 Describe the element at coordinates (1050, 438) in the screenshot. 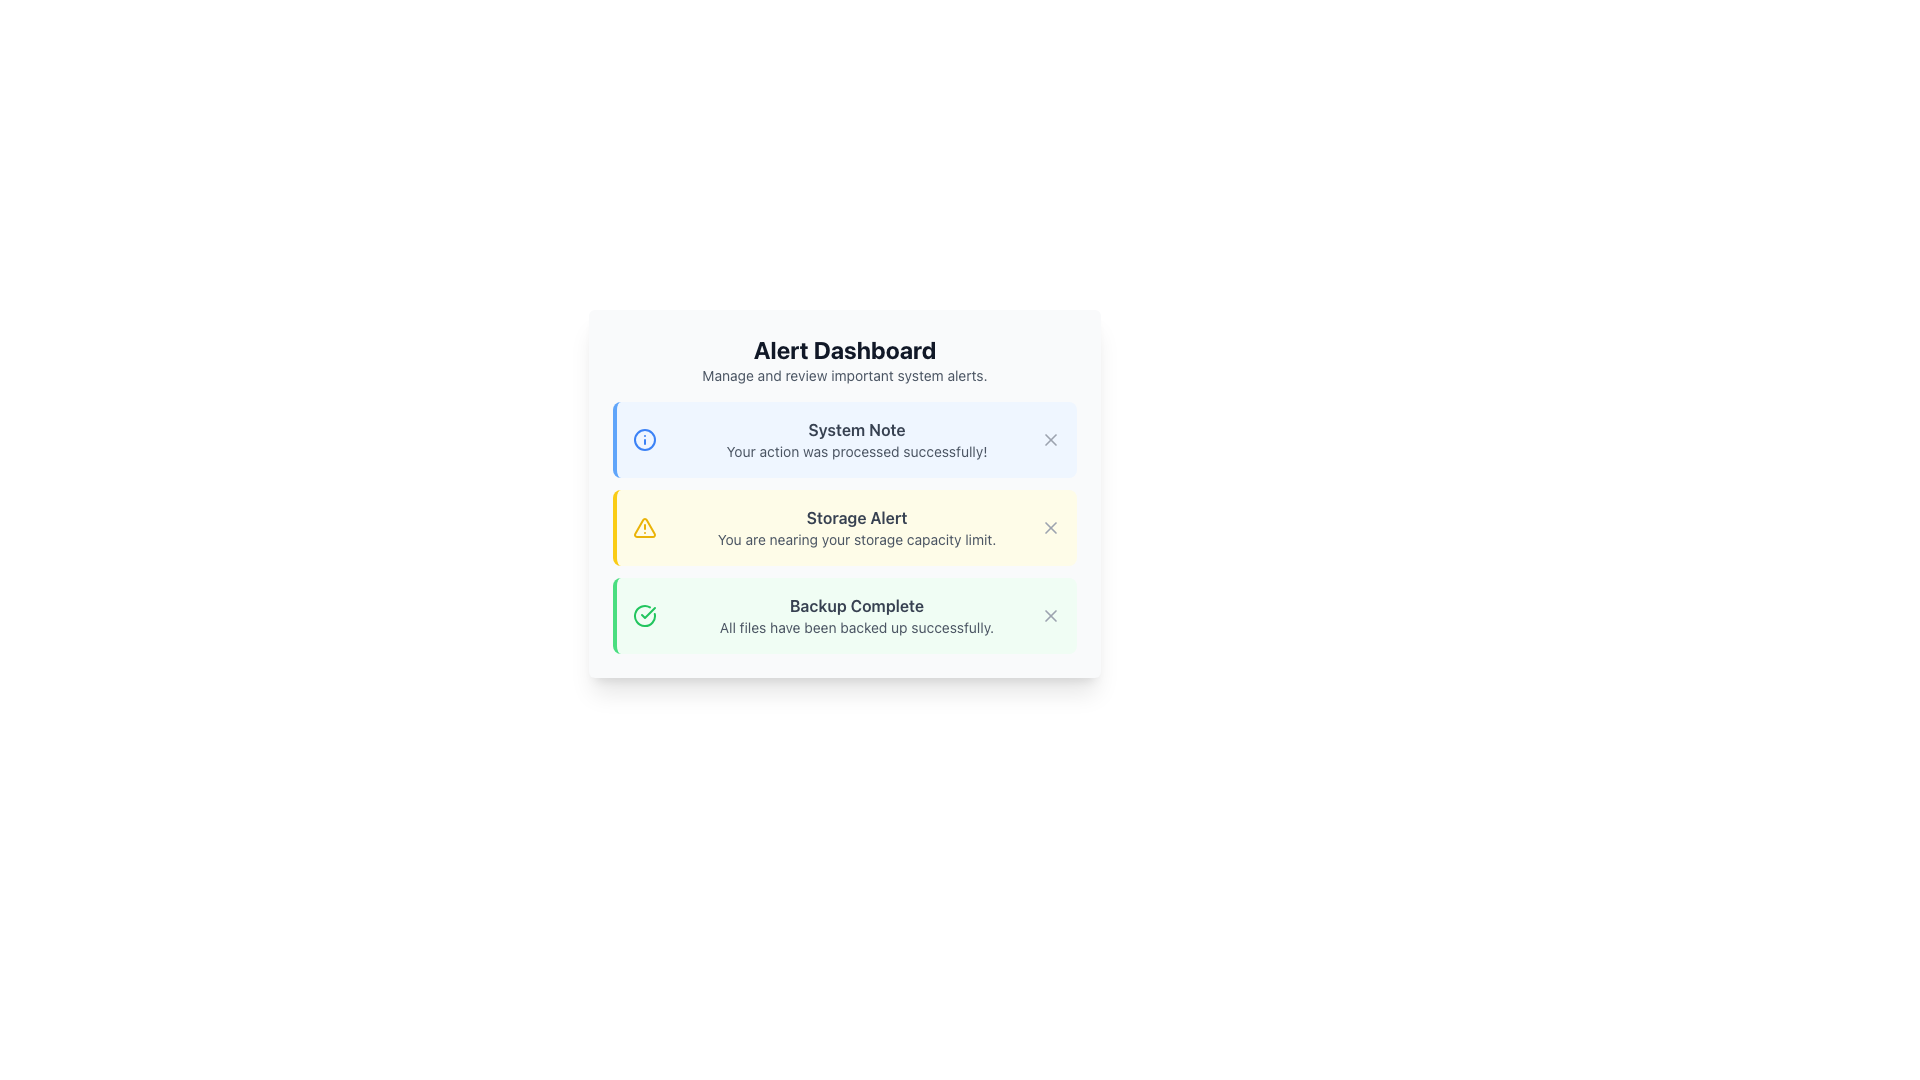

I see `the close icon button located in the top-right corner of the blue notification labeled 'System Note'` at that location.